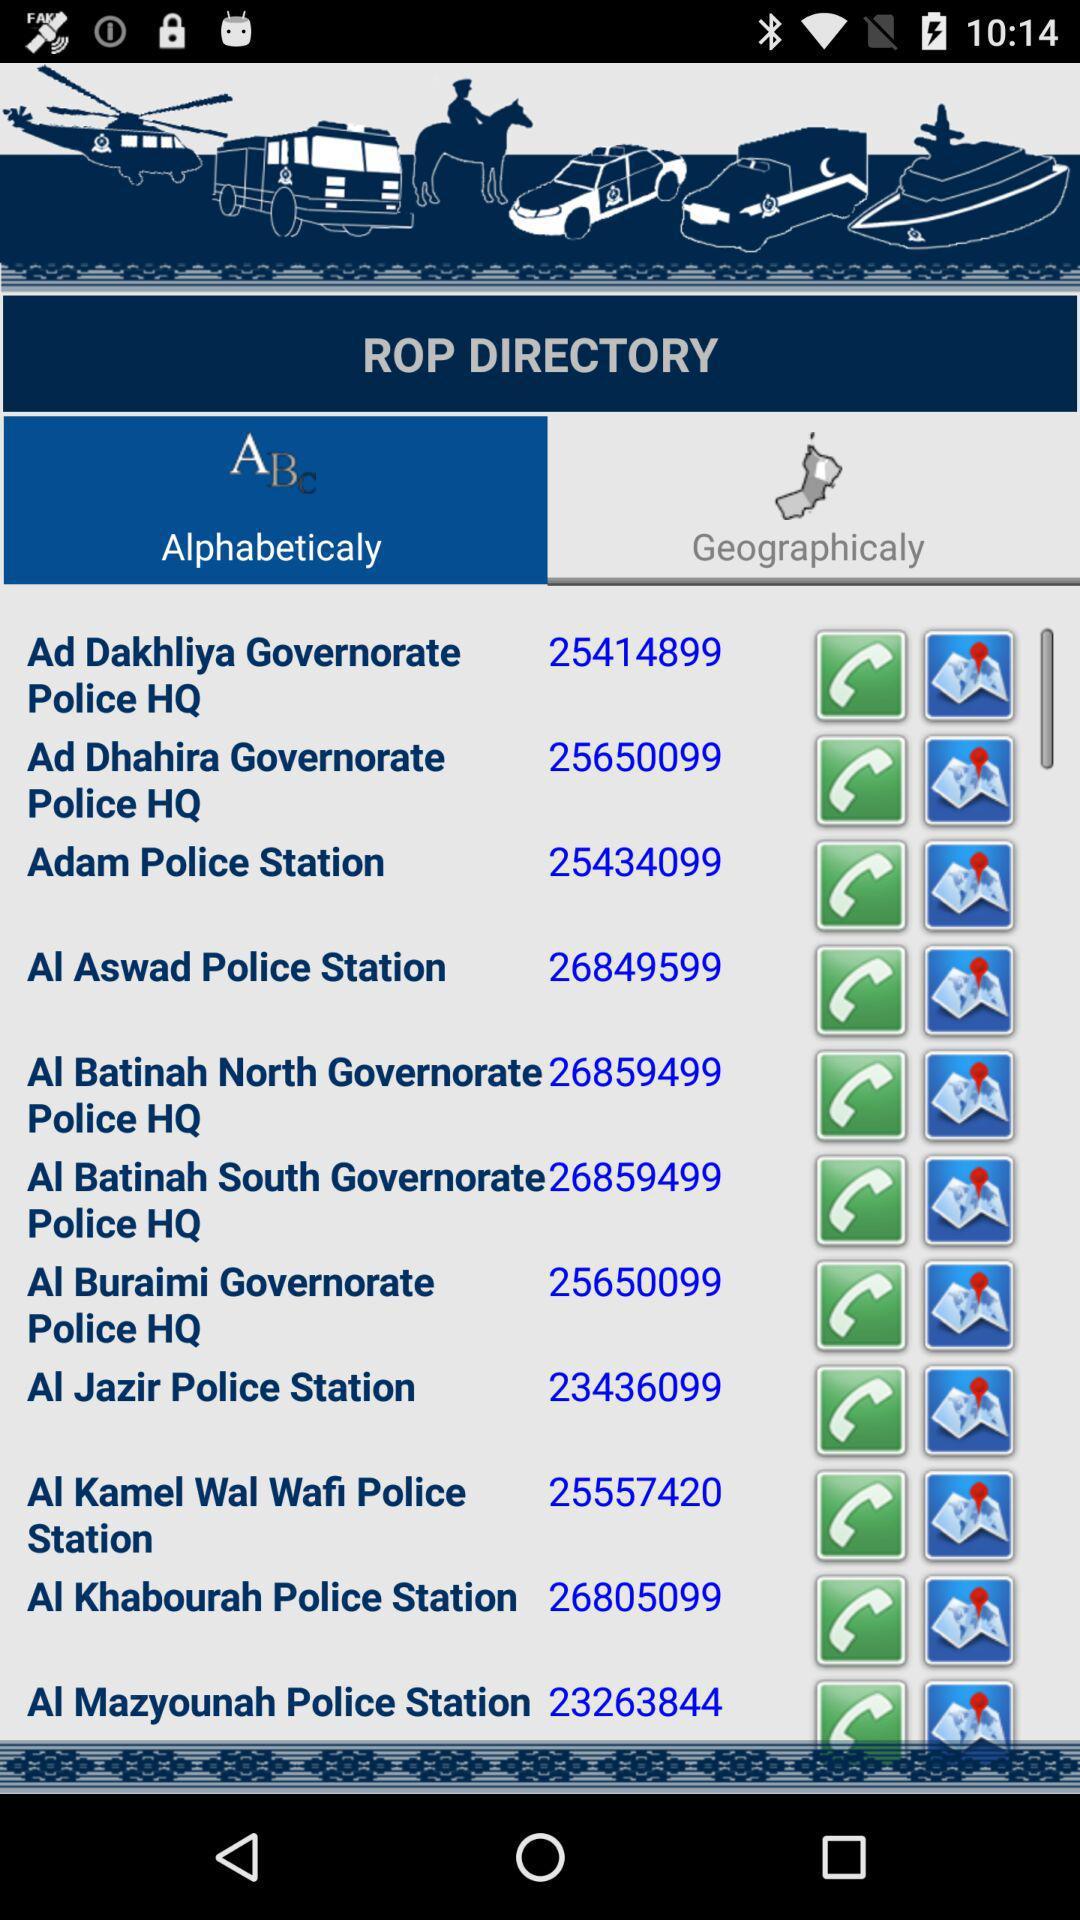 The width and height of the screenshot is (1080, 1920). I want to click on al aswad police station phone number symbol, so click(859, 991).